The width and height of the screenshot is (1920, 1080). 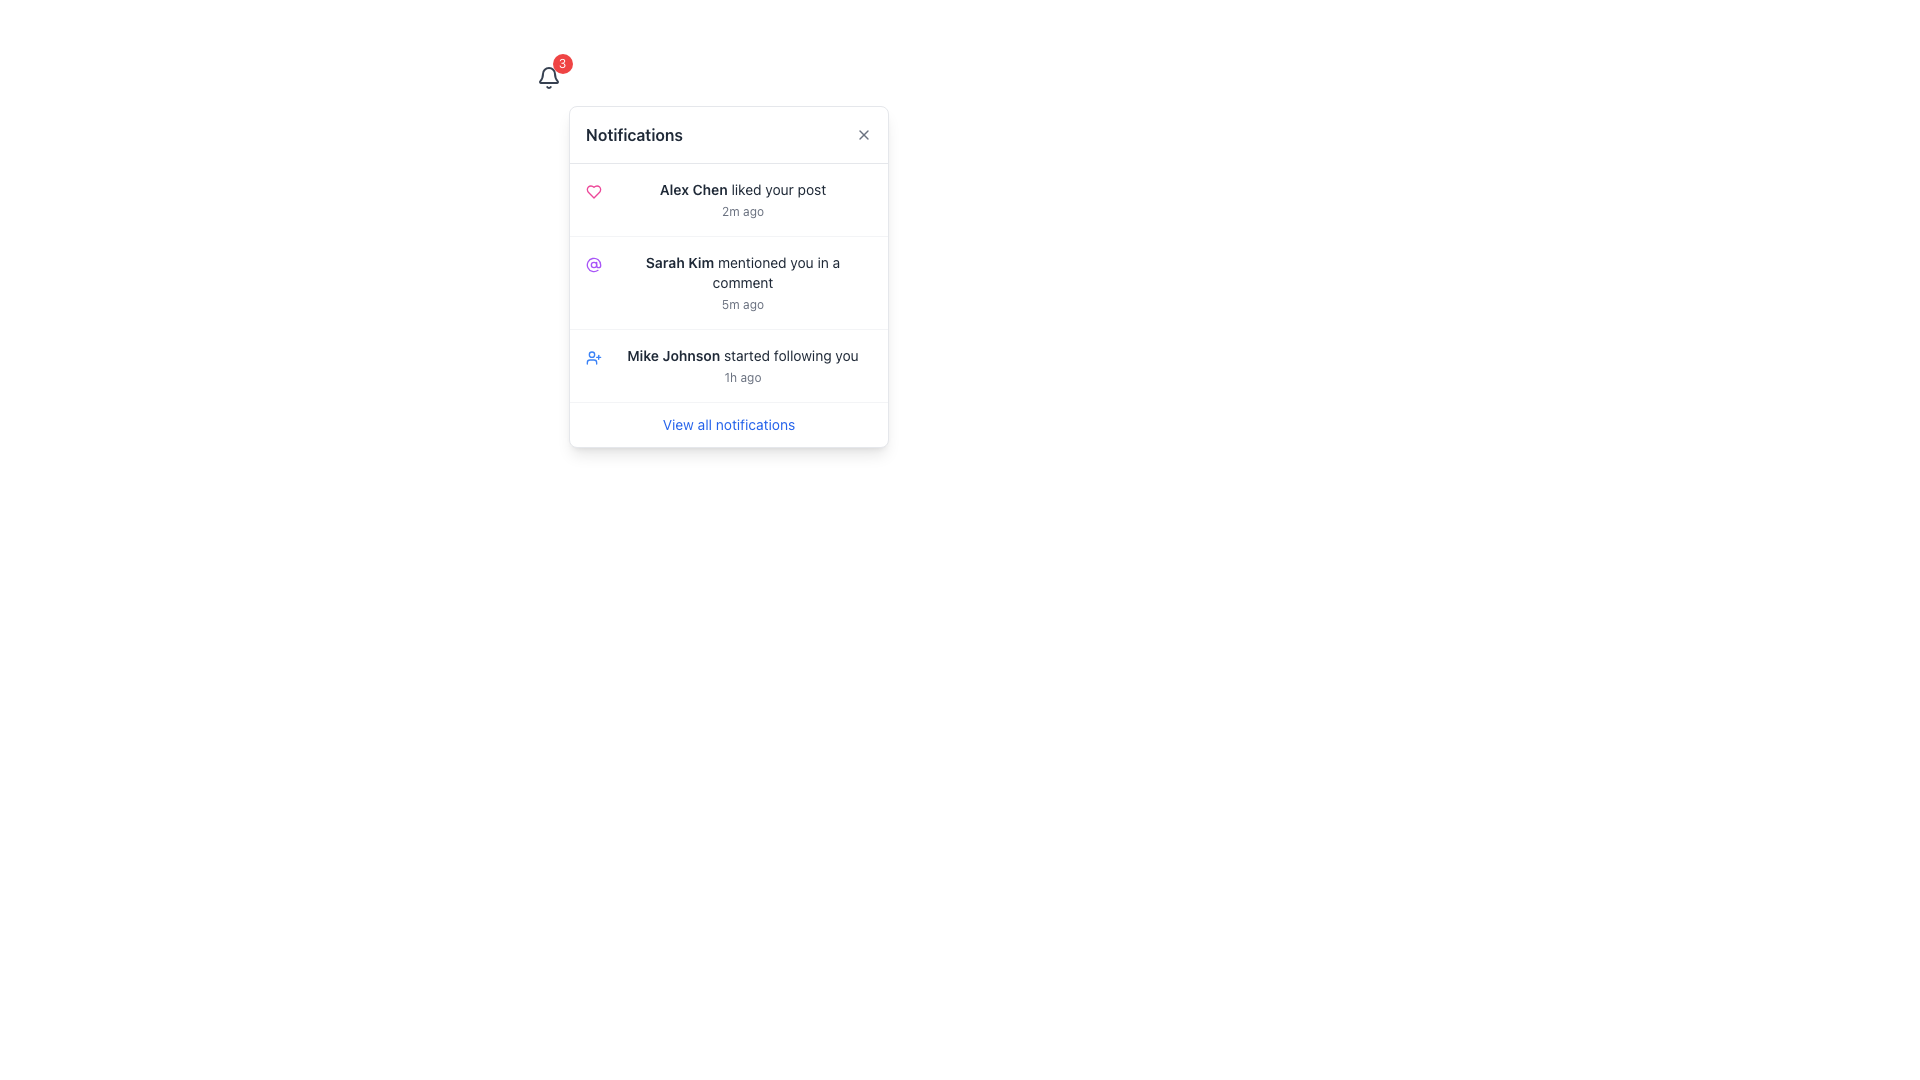 I want to click on the hyperlink at the bottom of the notification panel, so click(x=728, y=423).